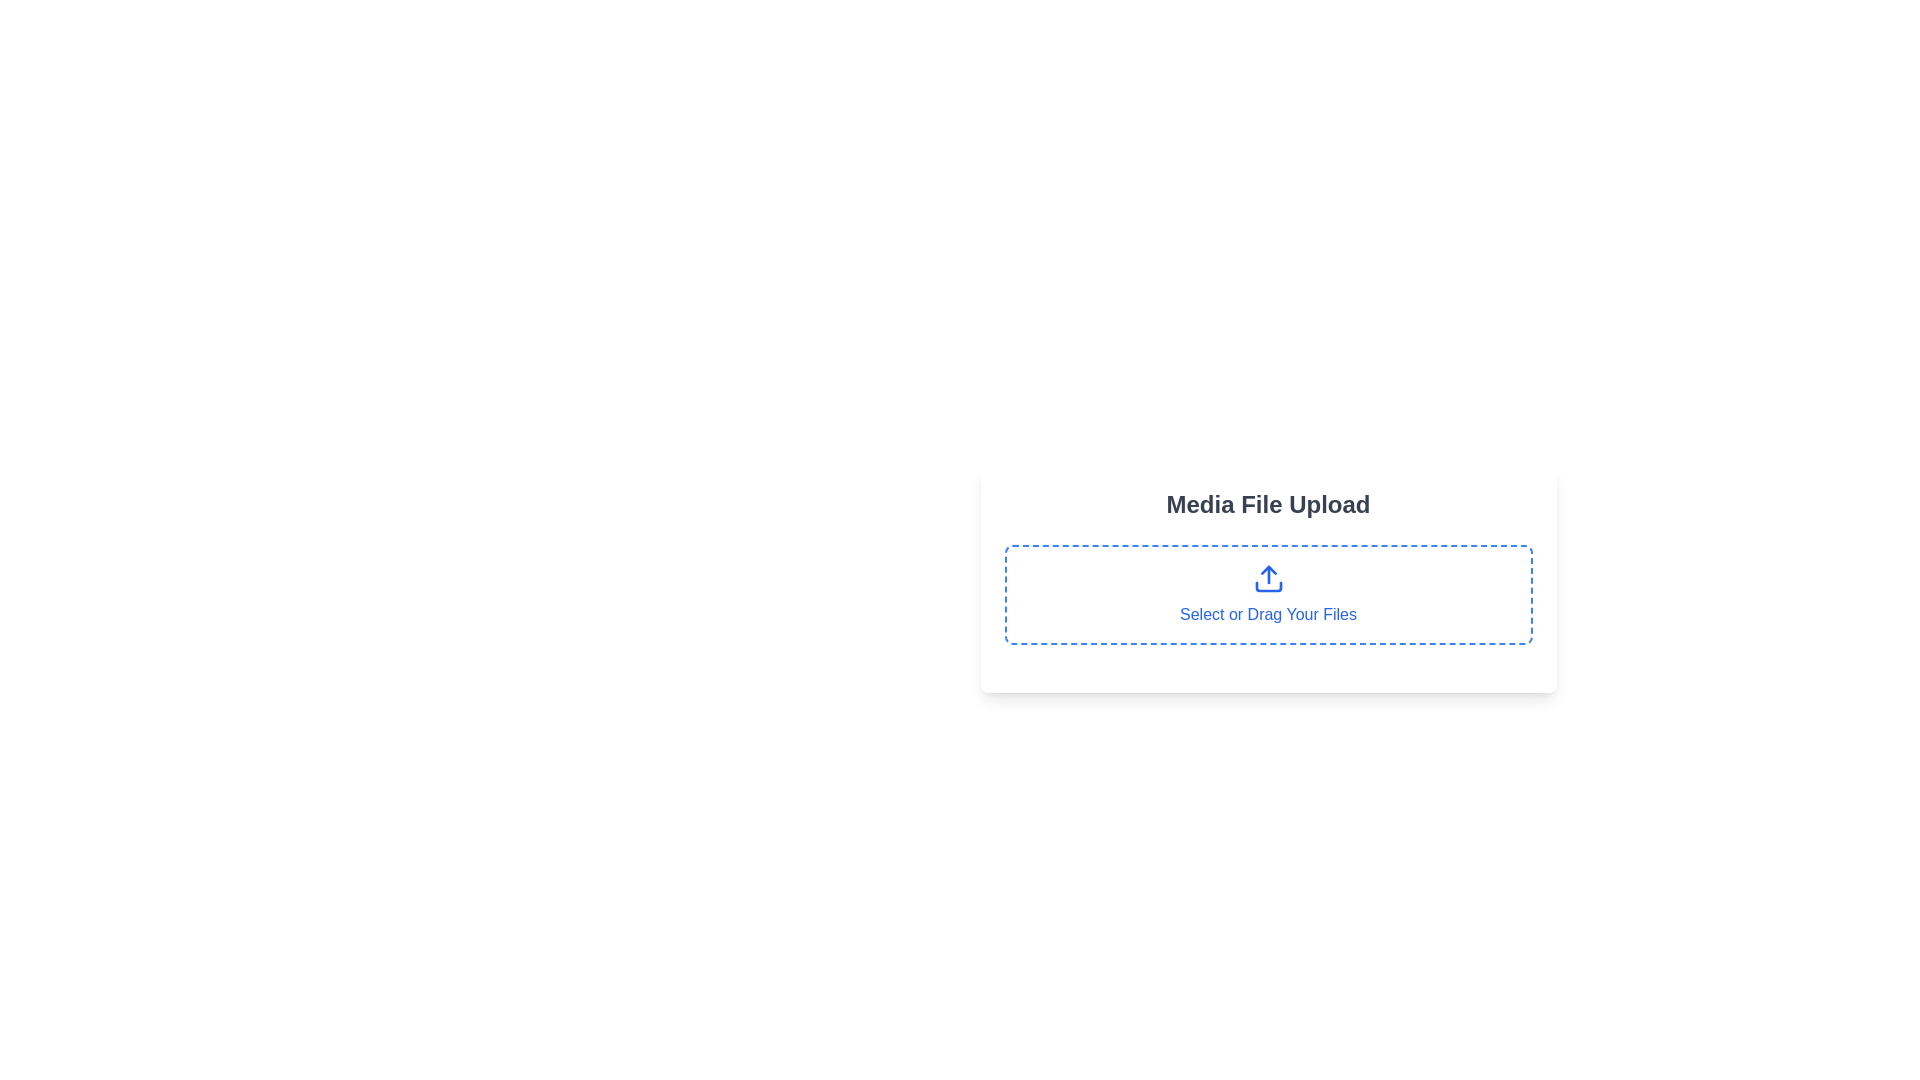  What do you see at coordinates (1267, 593) in the screenshot?
I see `the File upload area displaying a dashed rectangular frame with blue borders and the text 'Select or Drag Your Files'` at bounding box center [1267, 593].